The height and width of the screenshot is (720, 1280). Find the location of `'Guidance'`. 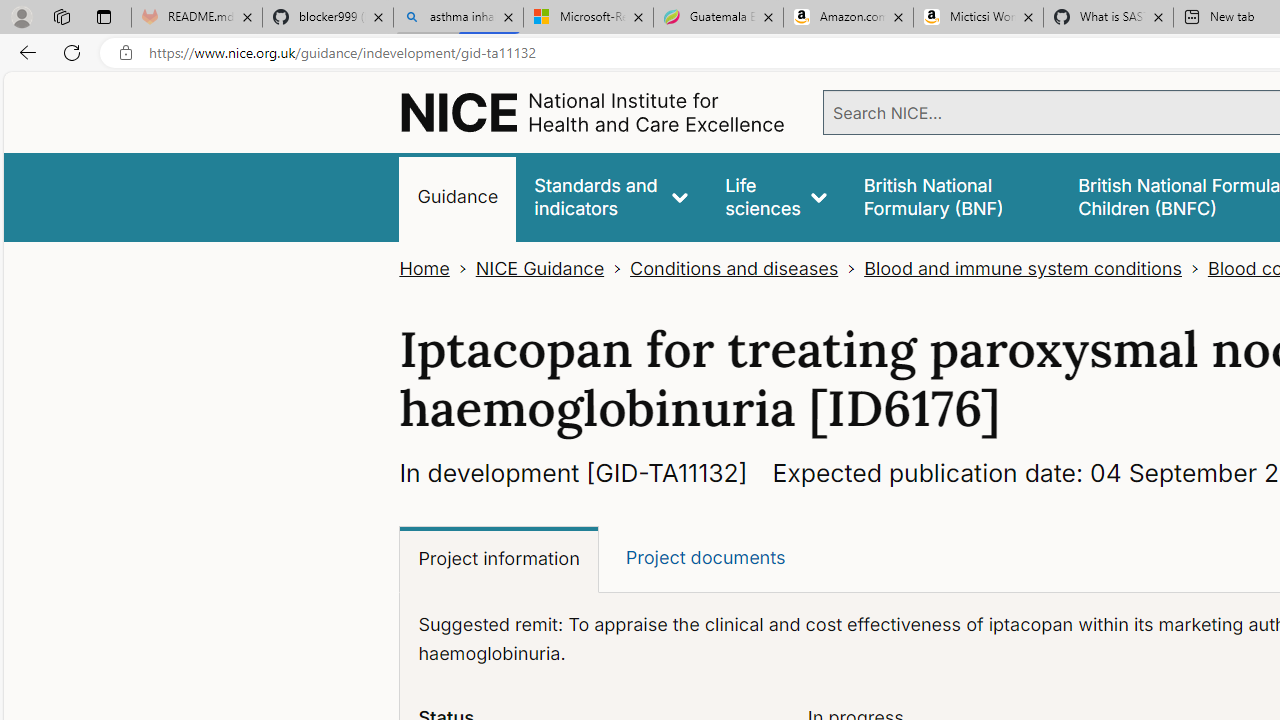

'Guidance' is located at coordinates (457, 197).